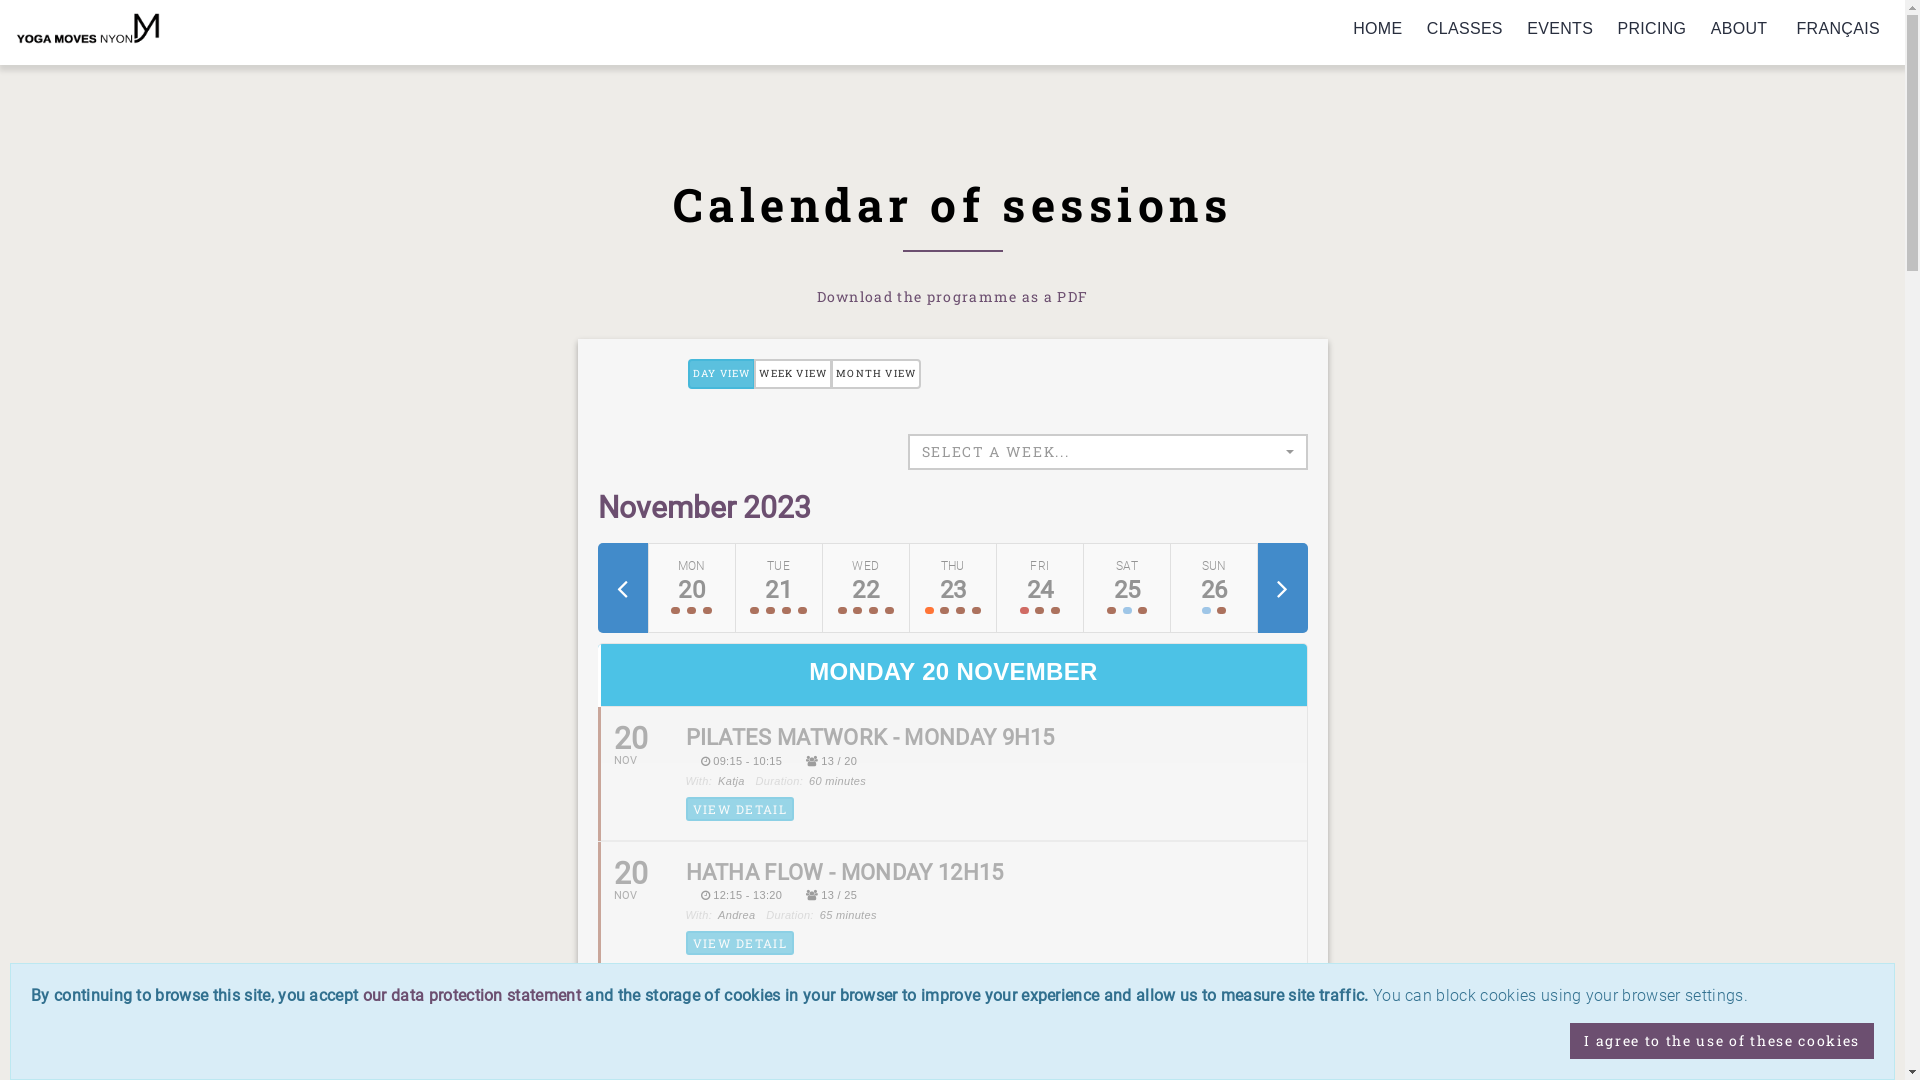  What do you see at coordinates (720, 374) in the screenshot?
I see `'DAY VIEW'` at bounding box center [720, 374].